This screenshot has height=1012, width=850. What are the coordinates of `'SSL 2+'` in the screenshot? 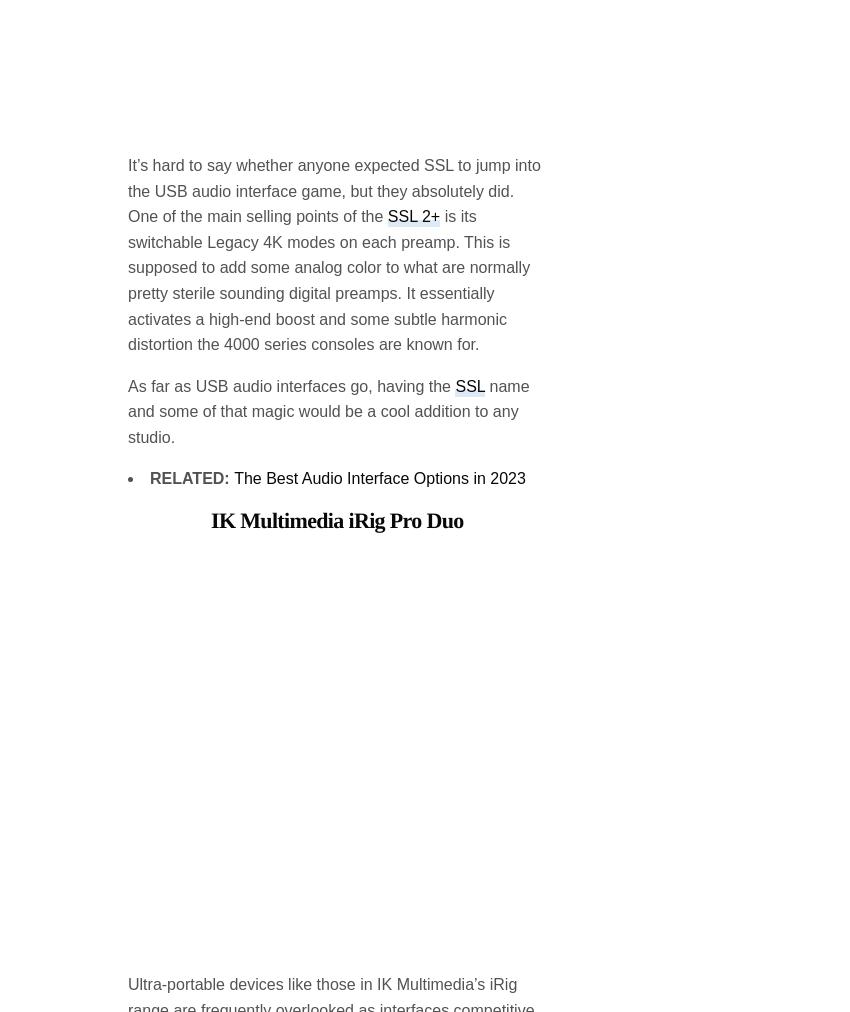 It's located at (413, 53).